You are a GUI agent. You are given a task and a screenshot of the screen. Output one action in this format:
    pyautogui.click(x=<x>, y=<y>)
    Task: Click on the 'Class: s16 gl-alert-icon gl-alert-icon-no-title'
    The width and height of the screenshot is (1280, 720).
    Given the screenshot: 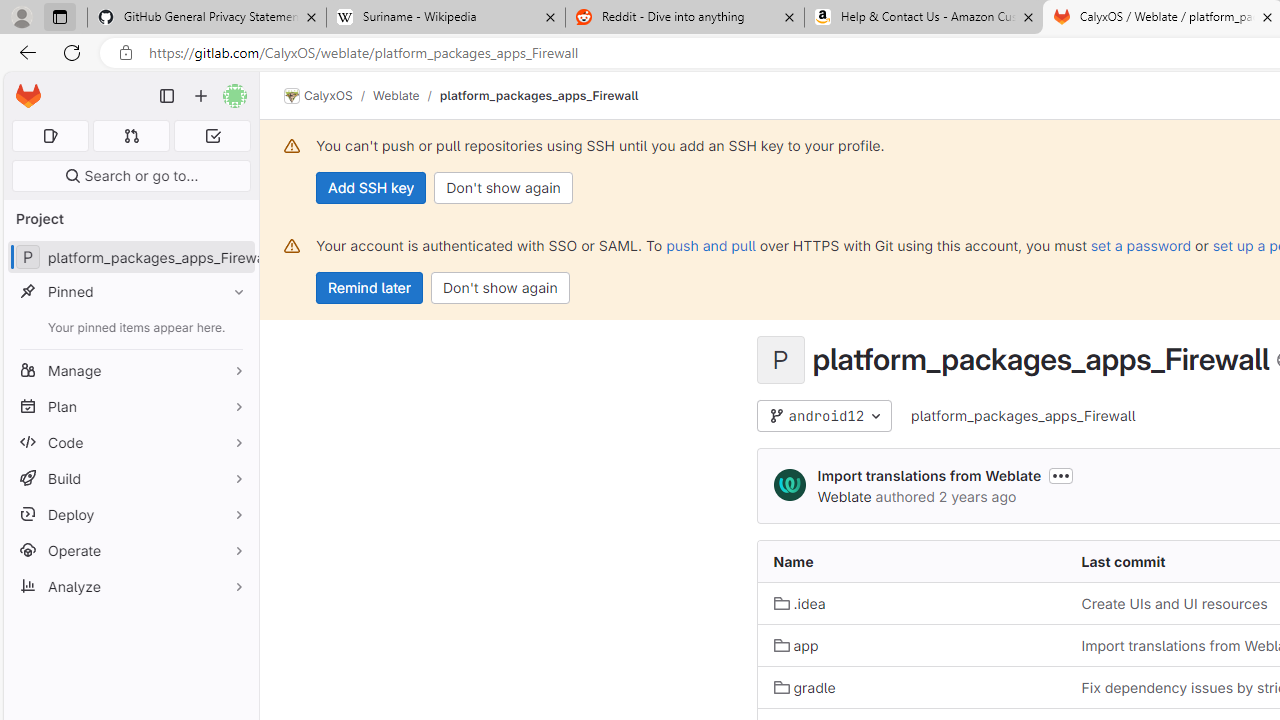 What is the action you would take?
    pyautogui.click(x=290, y=245)
    